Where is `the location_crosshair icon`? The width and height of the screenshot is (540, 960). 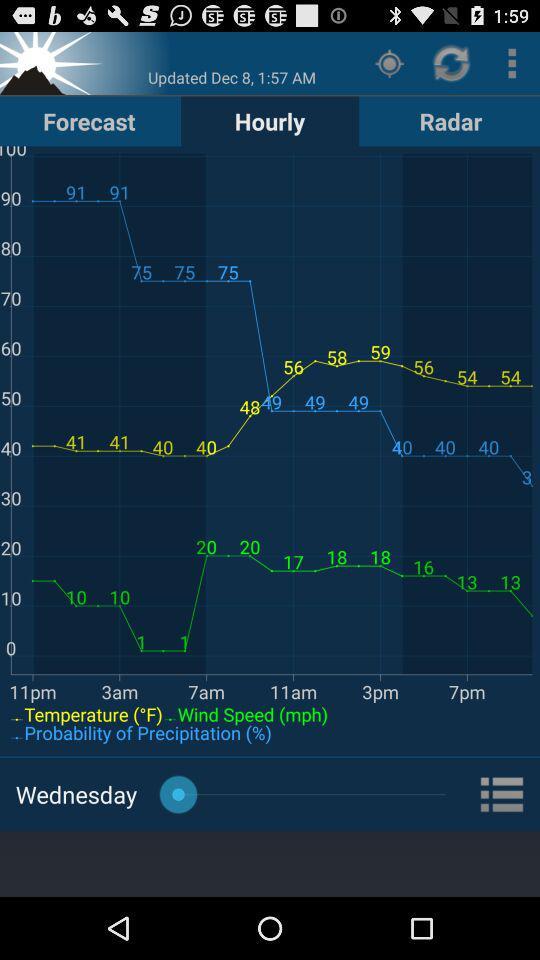 the location_crosshair icon is located at coordinates (389, 67).